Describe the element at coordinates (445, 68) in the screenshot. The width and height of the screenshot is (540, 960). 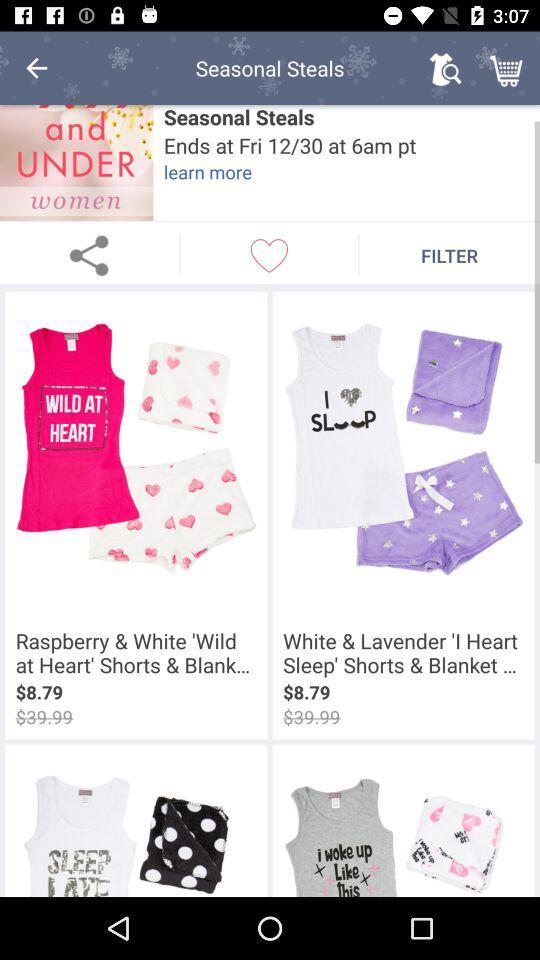
I see `the icon next to the seasonal steals item` at that location.